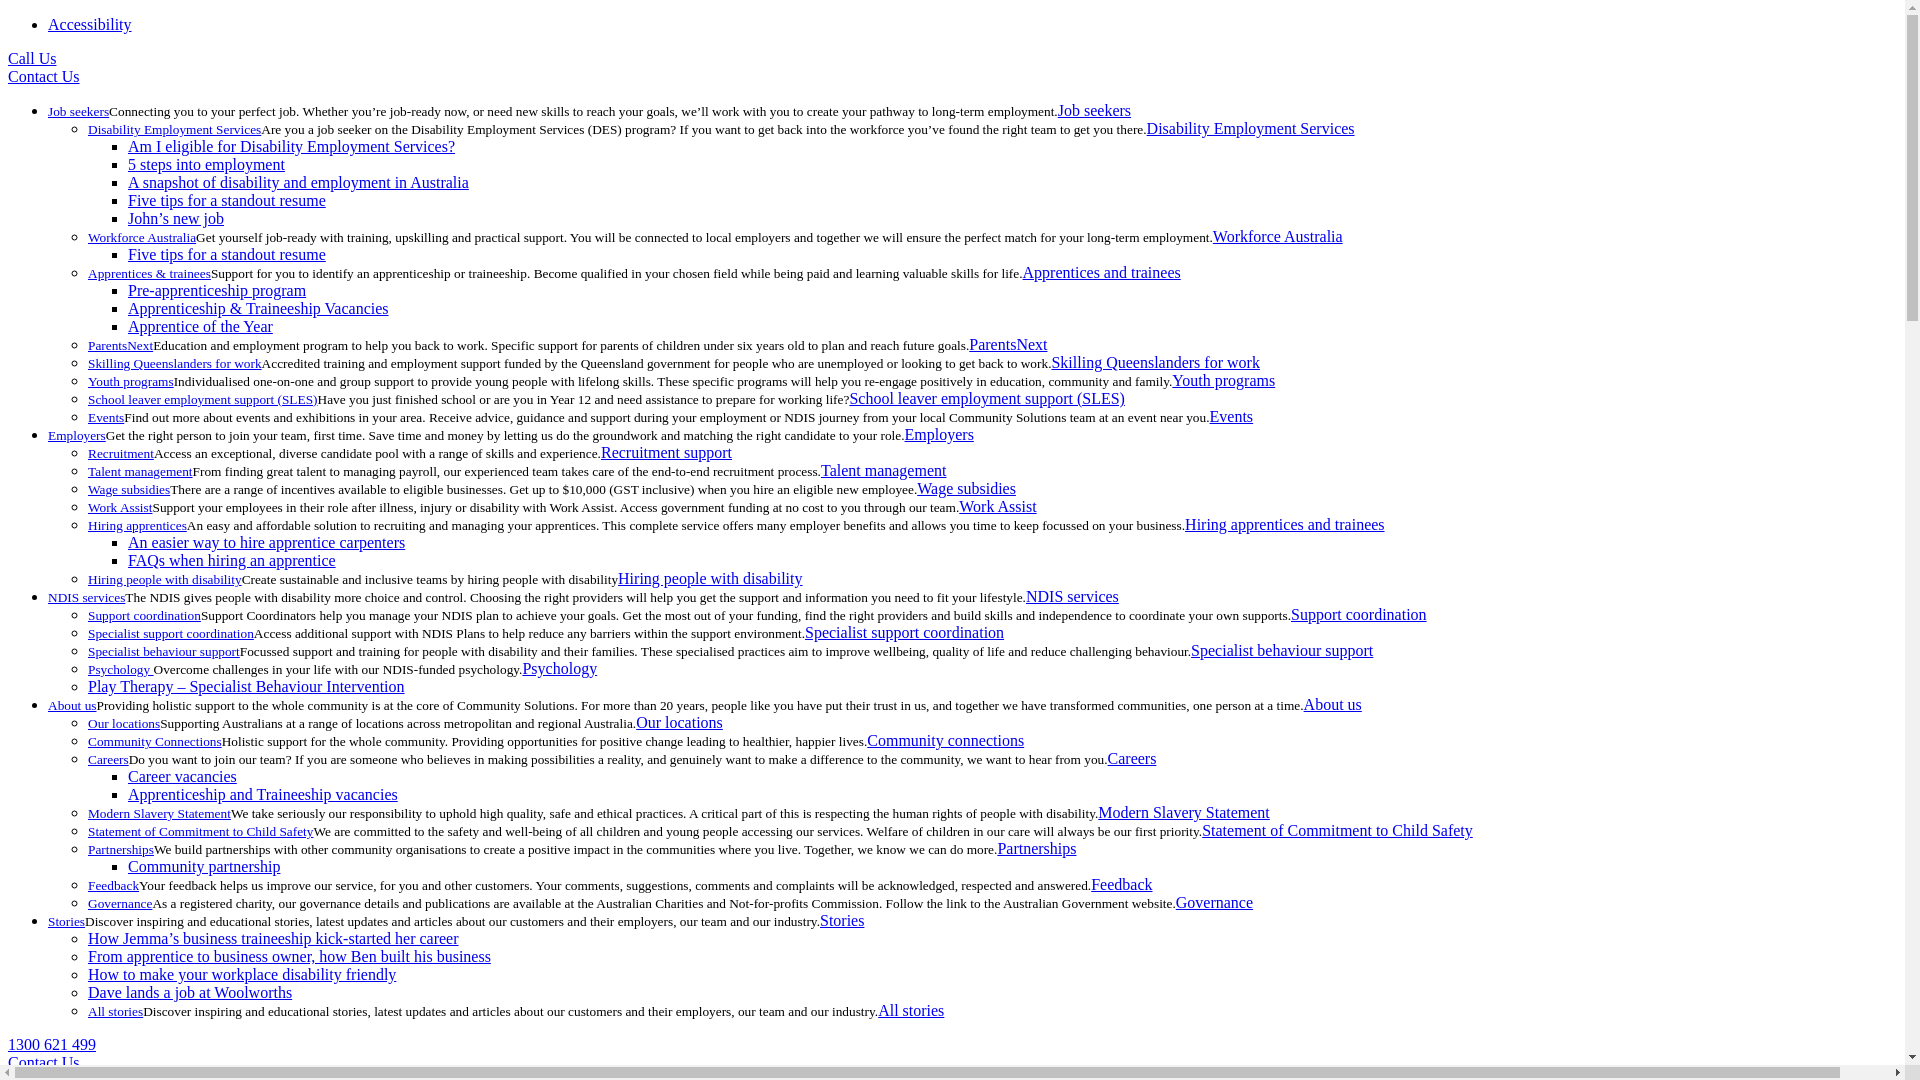  What do you see at coordinates (127, 290) in the screenshot?
I see `'Pre-apprenticeship program'` at bounding box center [127, 290].